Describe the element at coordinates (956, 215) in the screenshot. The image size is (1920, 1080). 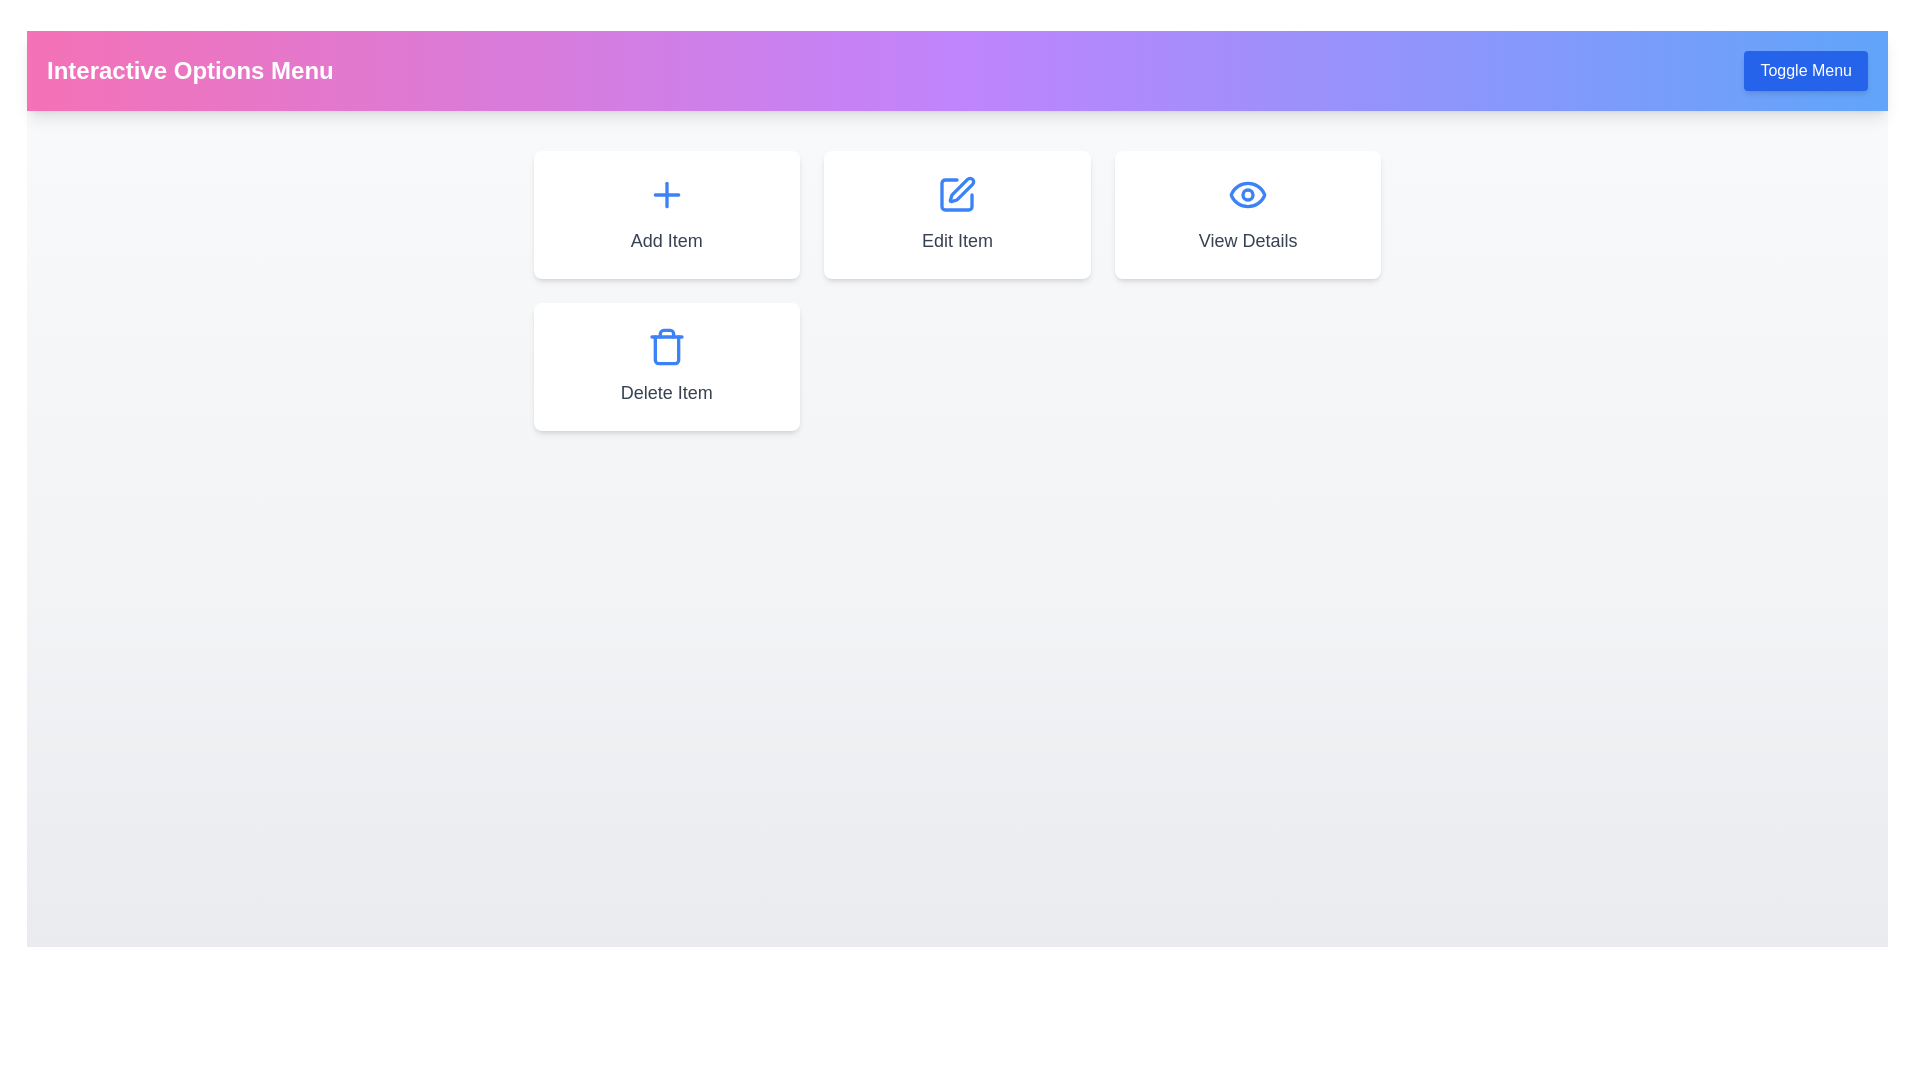
I see `the 'Edit Item' button` at that location.